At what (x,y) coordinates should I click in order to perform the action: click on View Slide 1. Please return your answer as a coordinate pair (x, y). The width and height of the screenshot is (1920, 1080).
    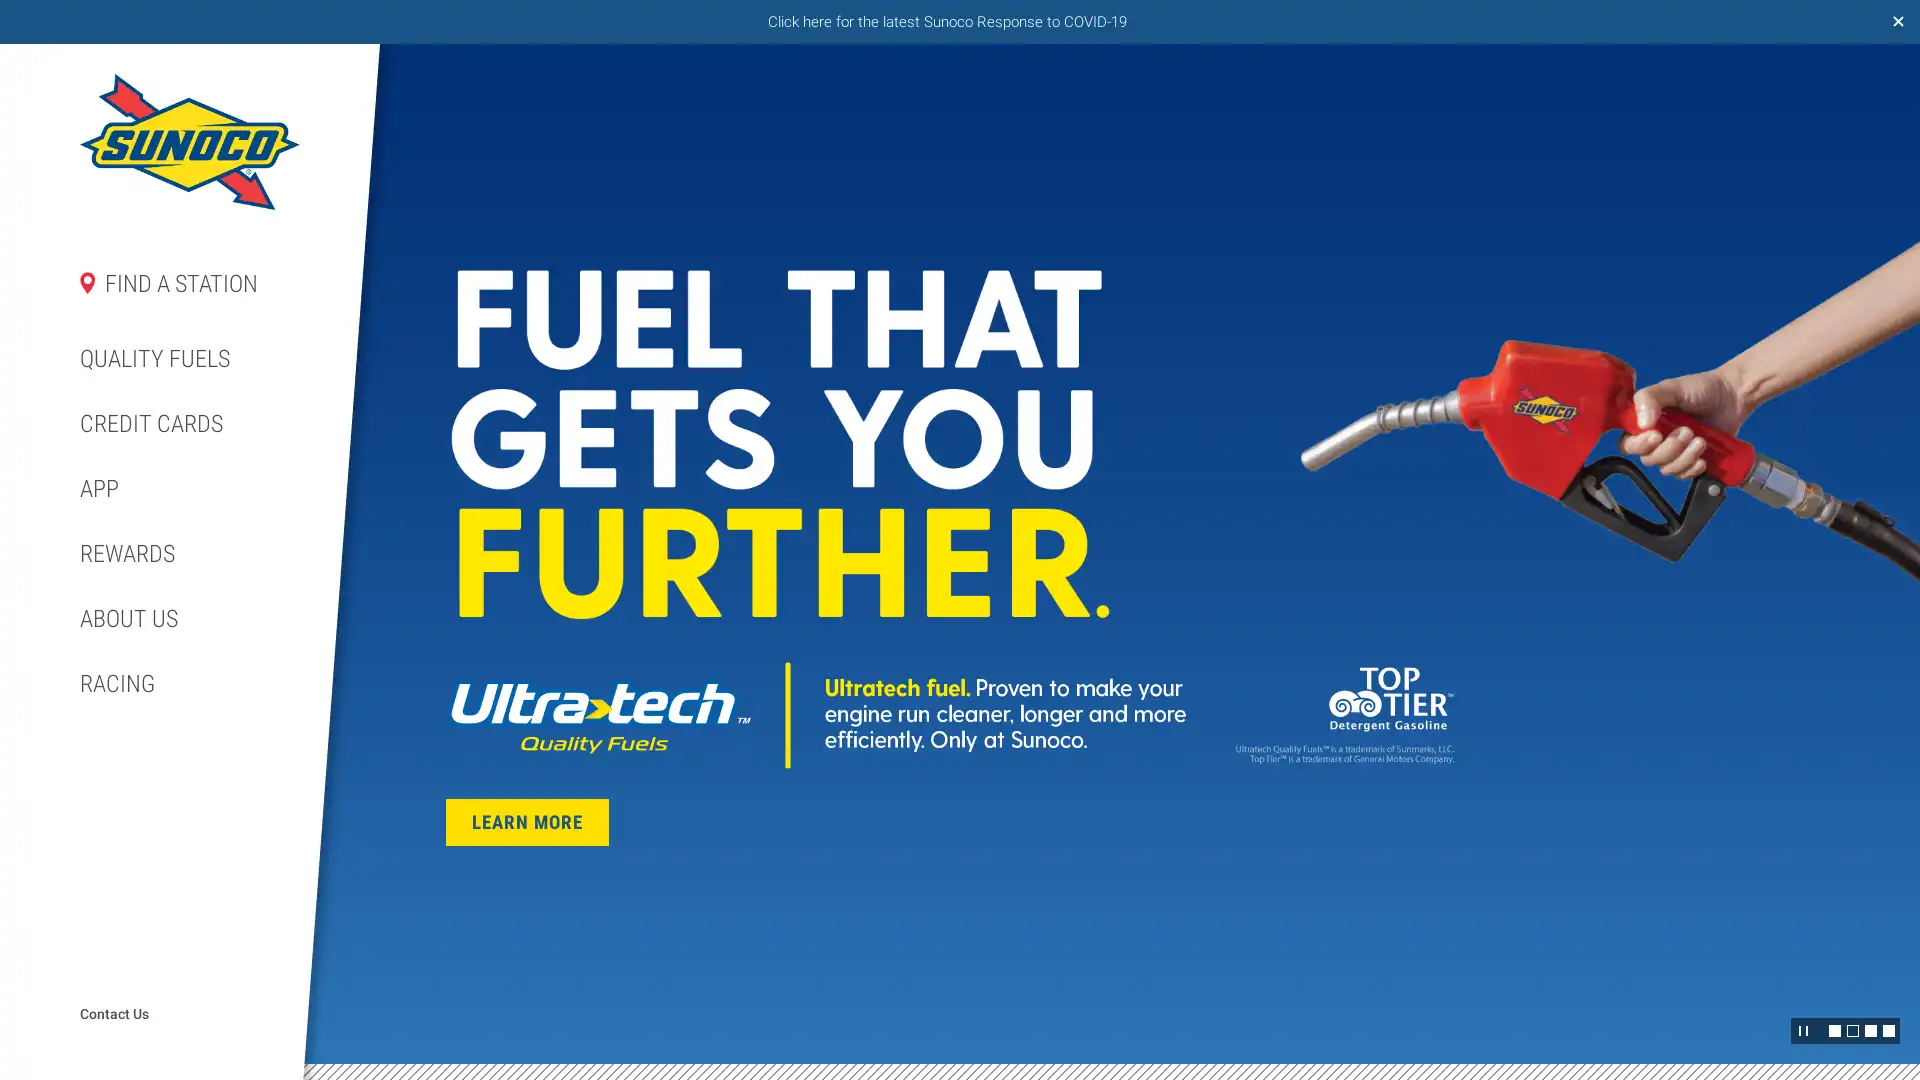
    Looking at the image, I should click on (1834, 1030).